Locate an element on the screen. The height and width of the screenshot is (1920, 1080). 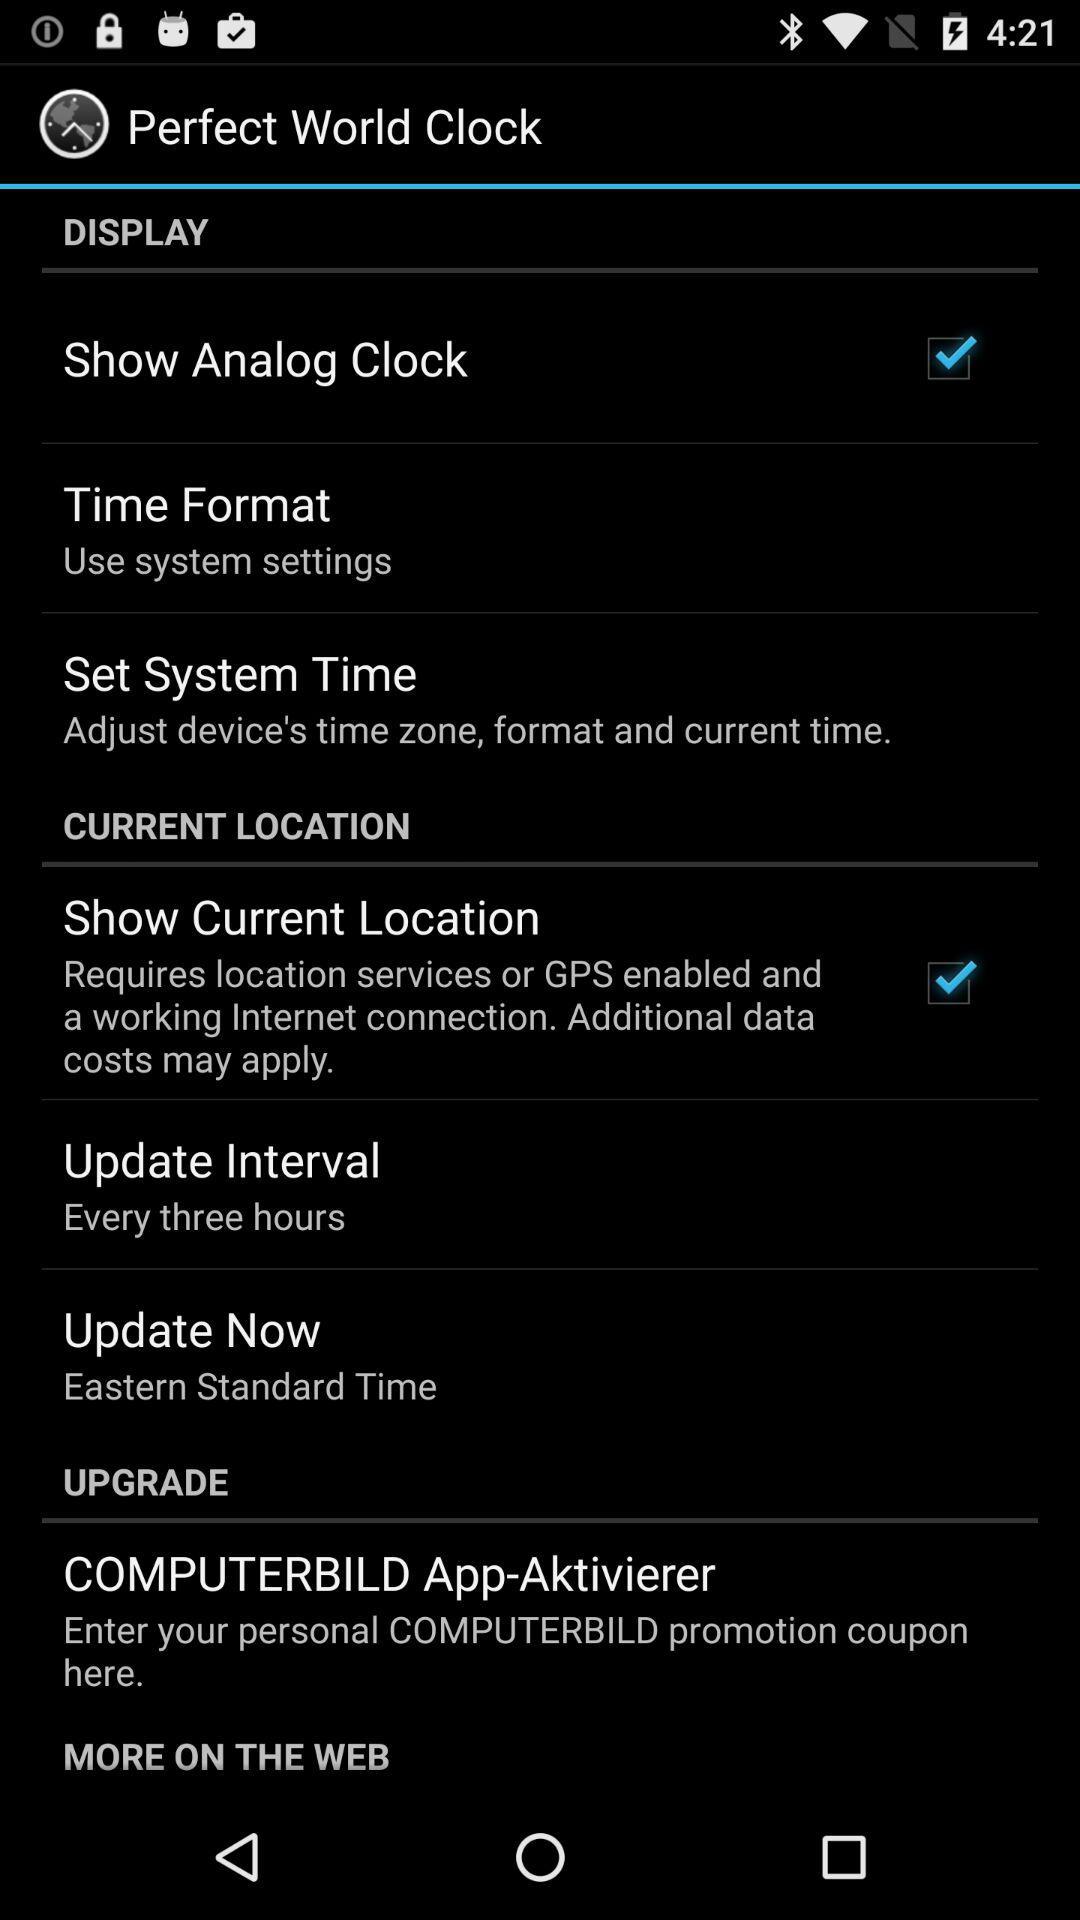
more on the icon is located at coordinates (540, 1752).